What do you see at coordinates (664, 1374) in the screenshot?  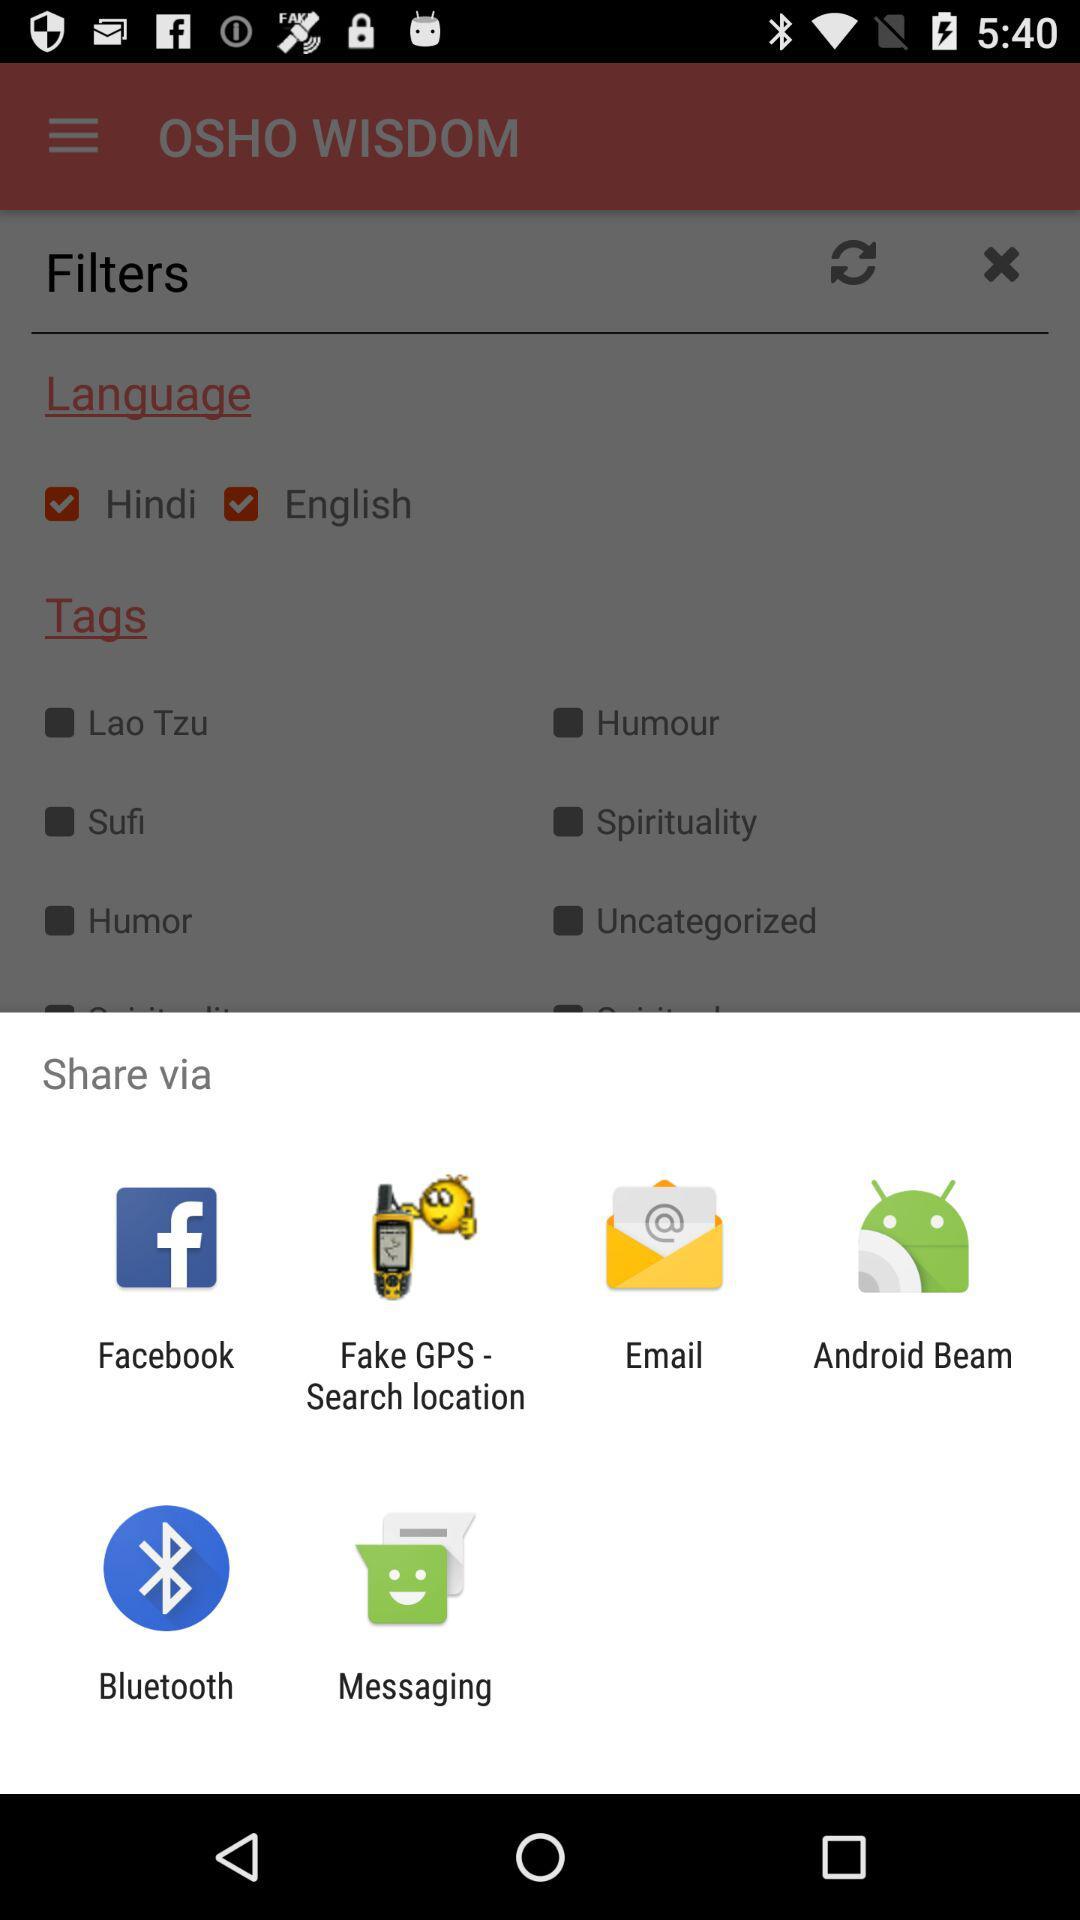 I see `the item to the left of android beam item` at bounding box center [664, 1374].